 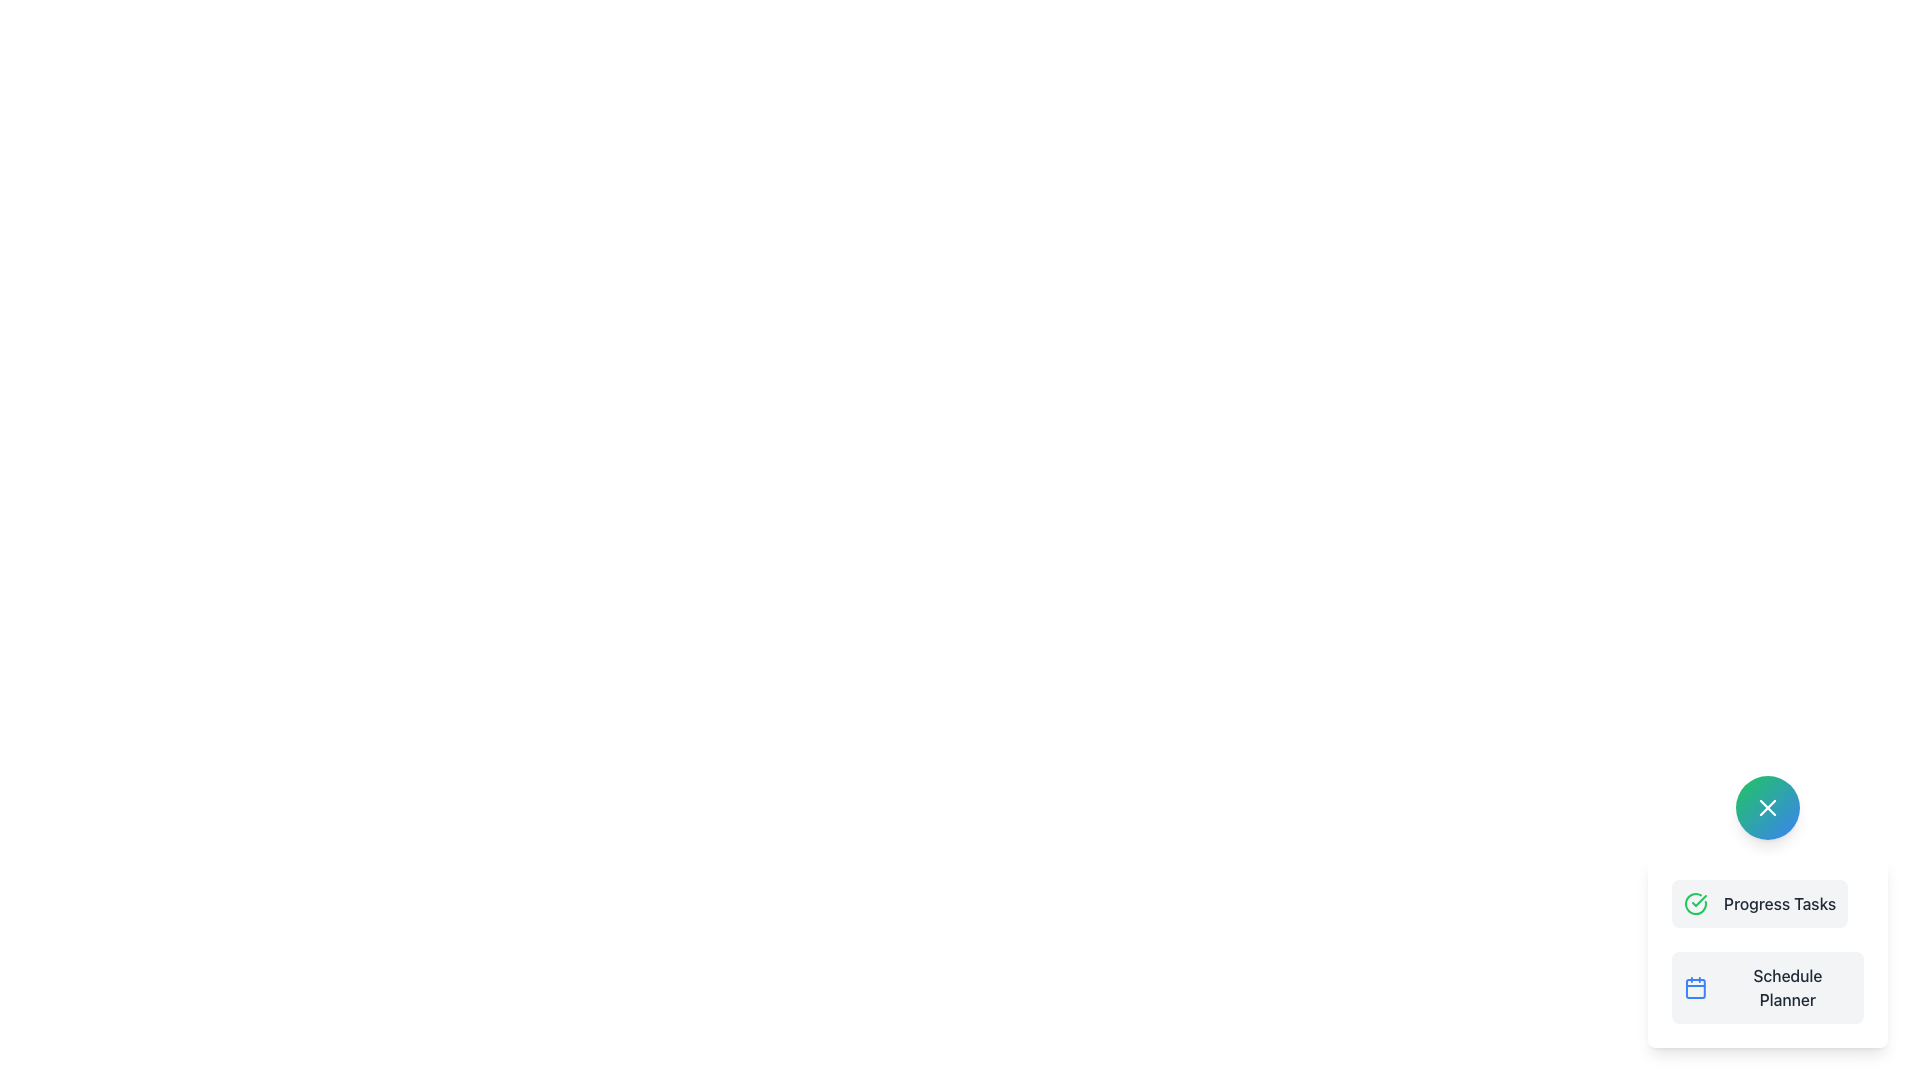 I want to click on the 'Progress Tasks' button, which is a rectangular button with rounded corners, featuring a green checkmark icon and dark gray text, located above the 'Schedule Planner' button, so click(x=1760, y=903).